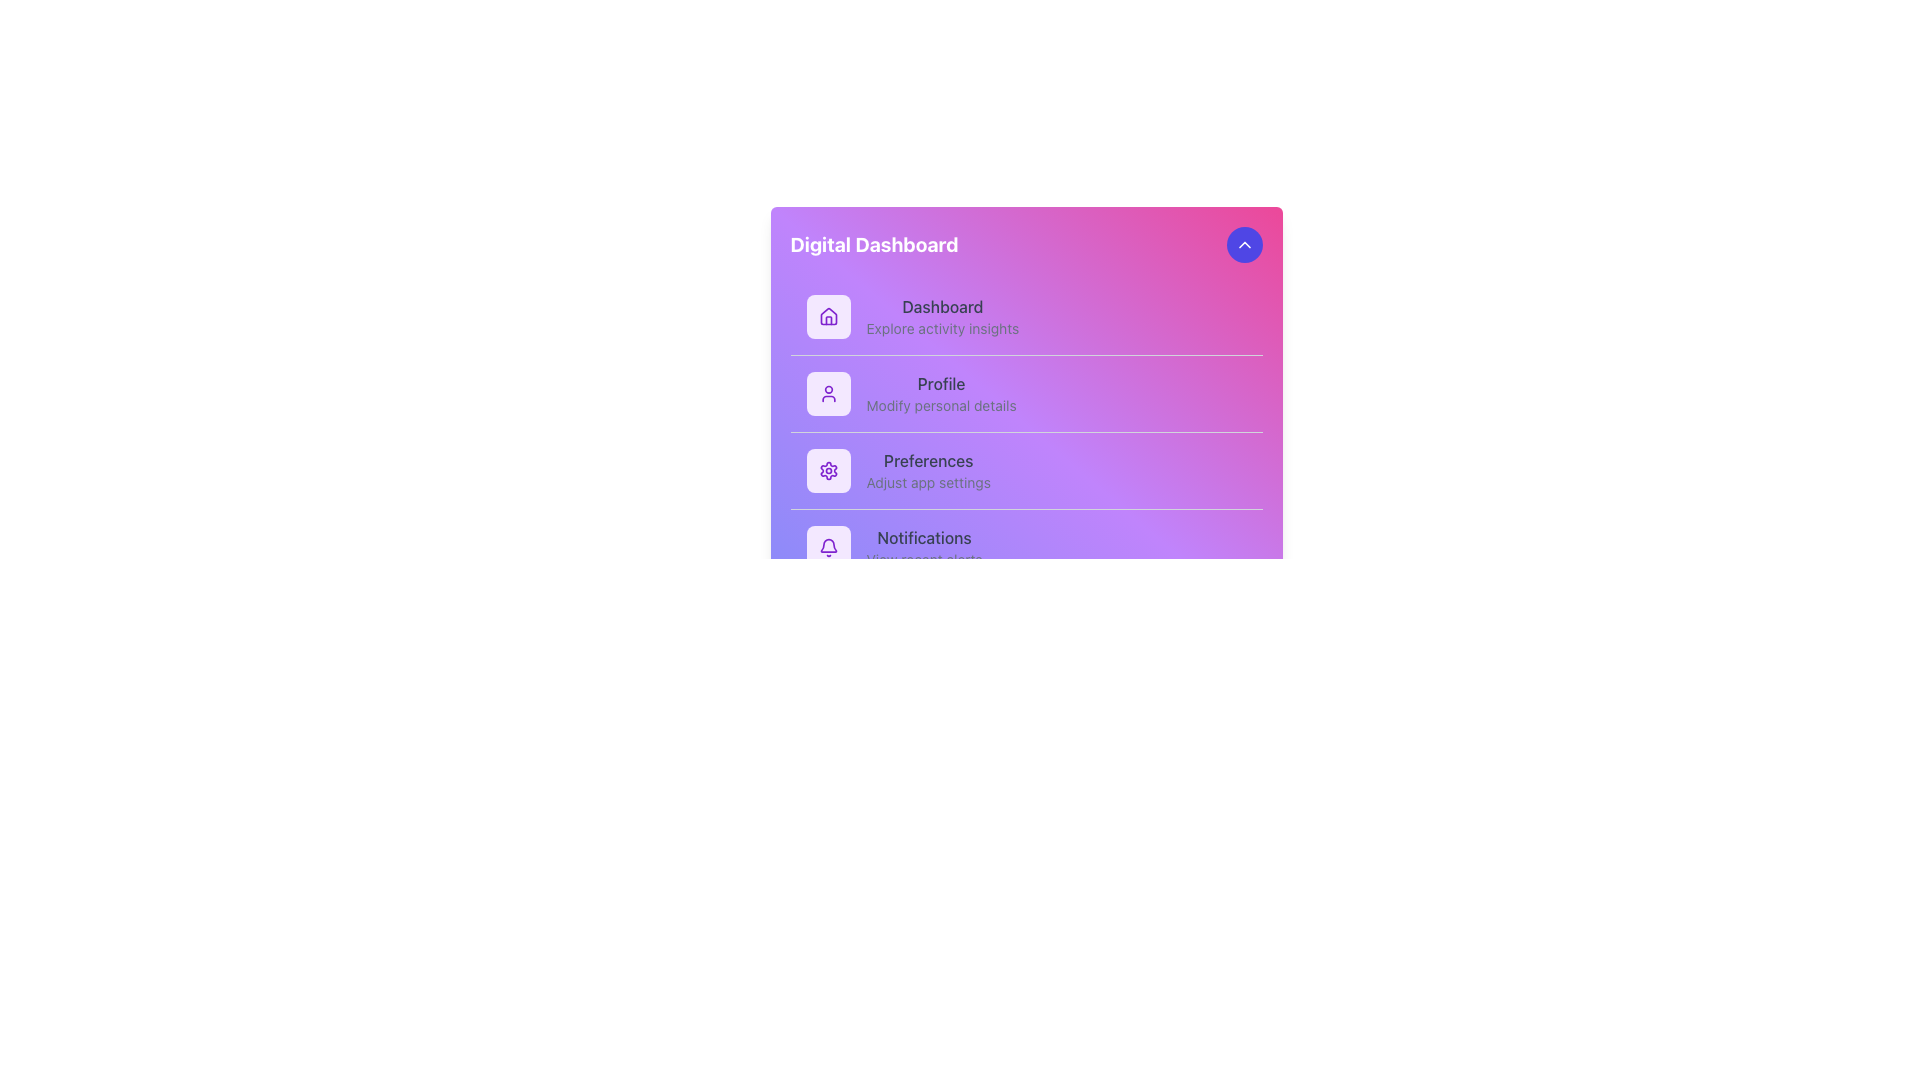 The height and width of the screenshot is (1080, 1920). I want to click on the notification SVG icon located at the upper-right corner of the interface, adjacent to the digital dashboard's title, which serves as a visual indicator for pending alerts or messages, so click(828, 545).